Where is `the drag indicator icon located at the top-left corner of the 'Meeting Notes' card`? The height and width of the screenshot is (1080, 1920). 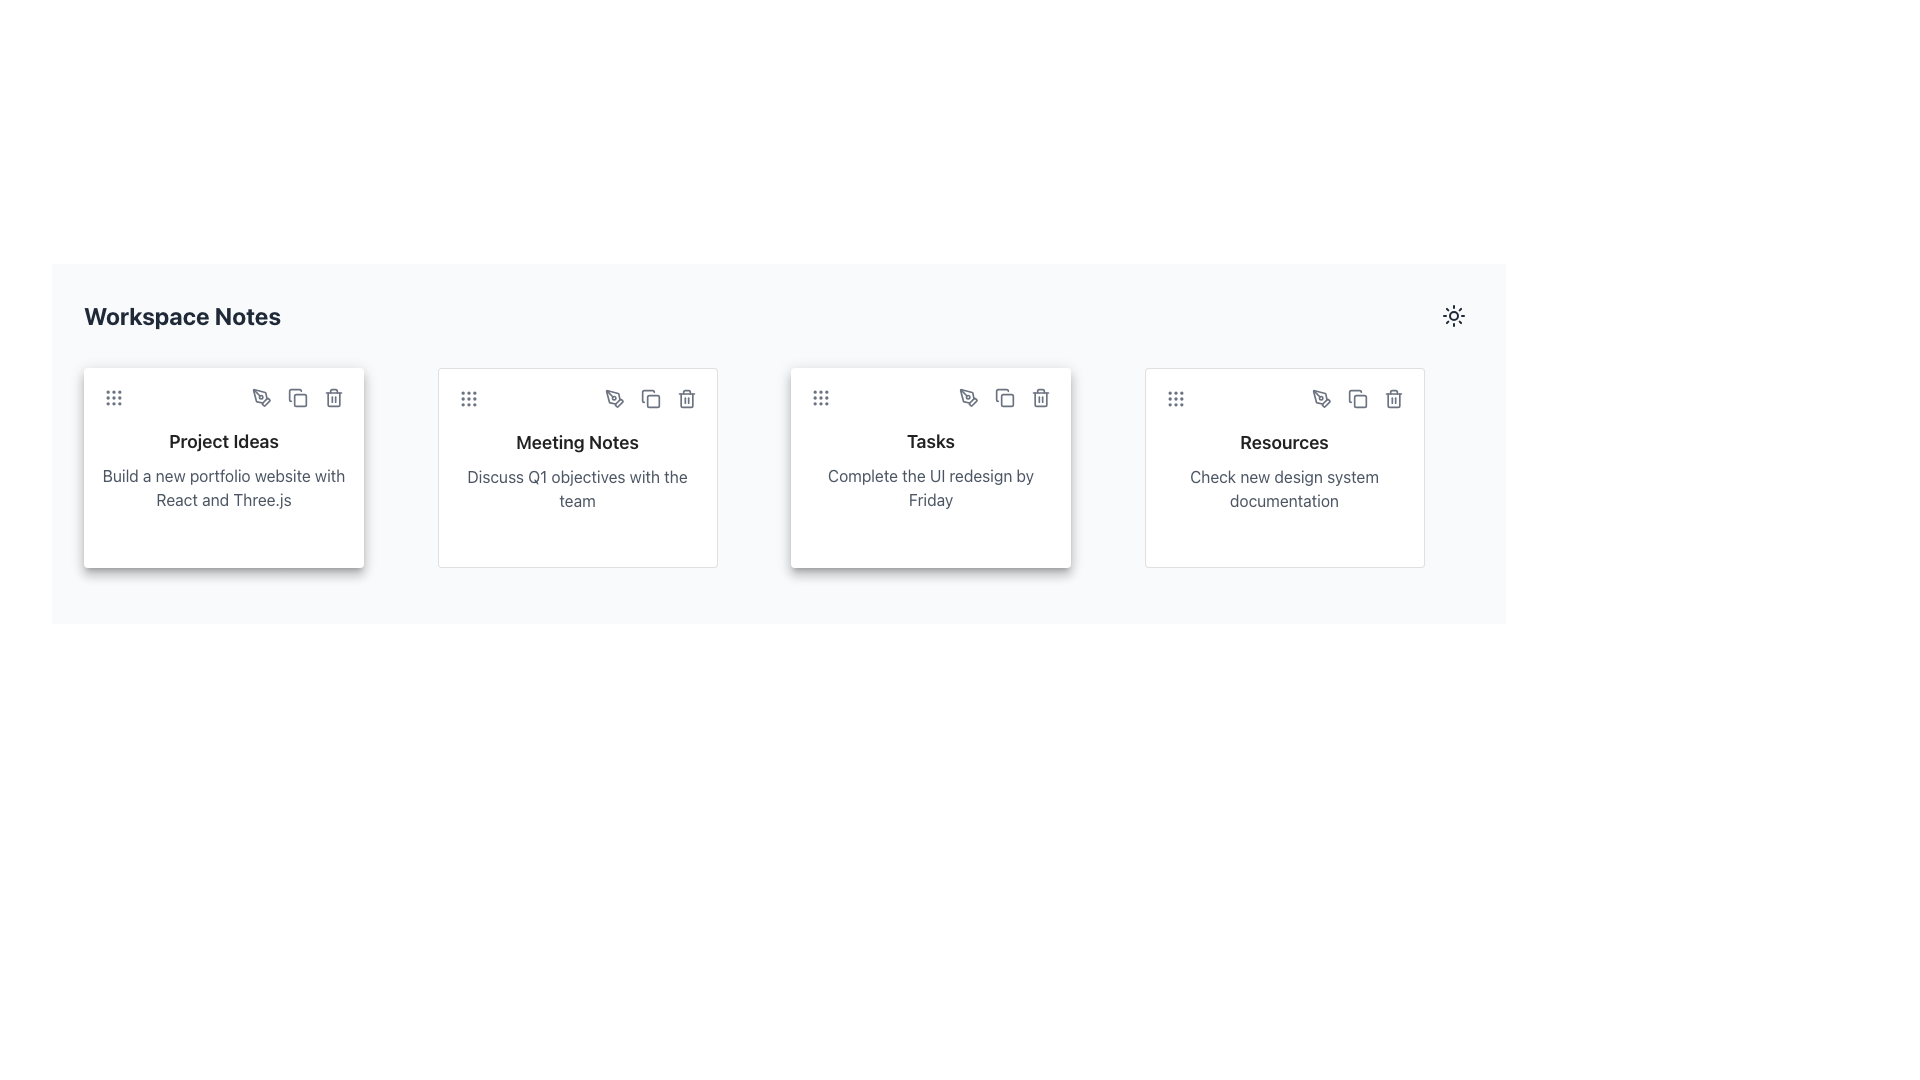 the drag indicator icon located at the top-left corner of the 'Meeting Notes' card is located at coordinates (467, 398).